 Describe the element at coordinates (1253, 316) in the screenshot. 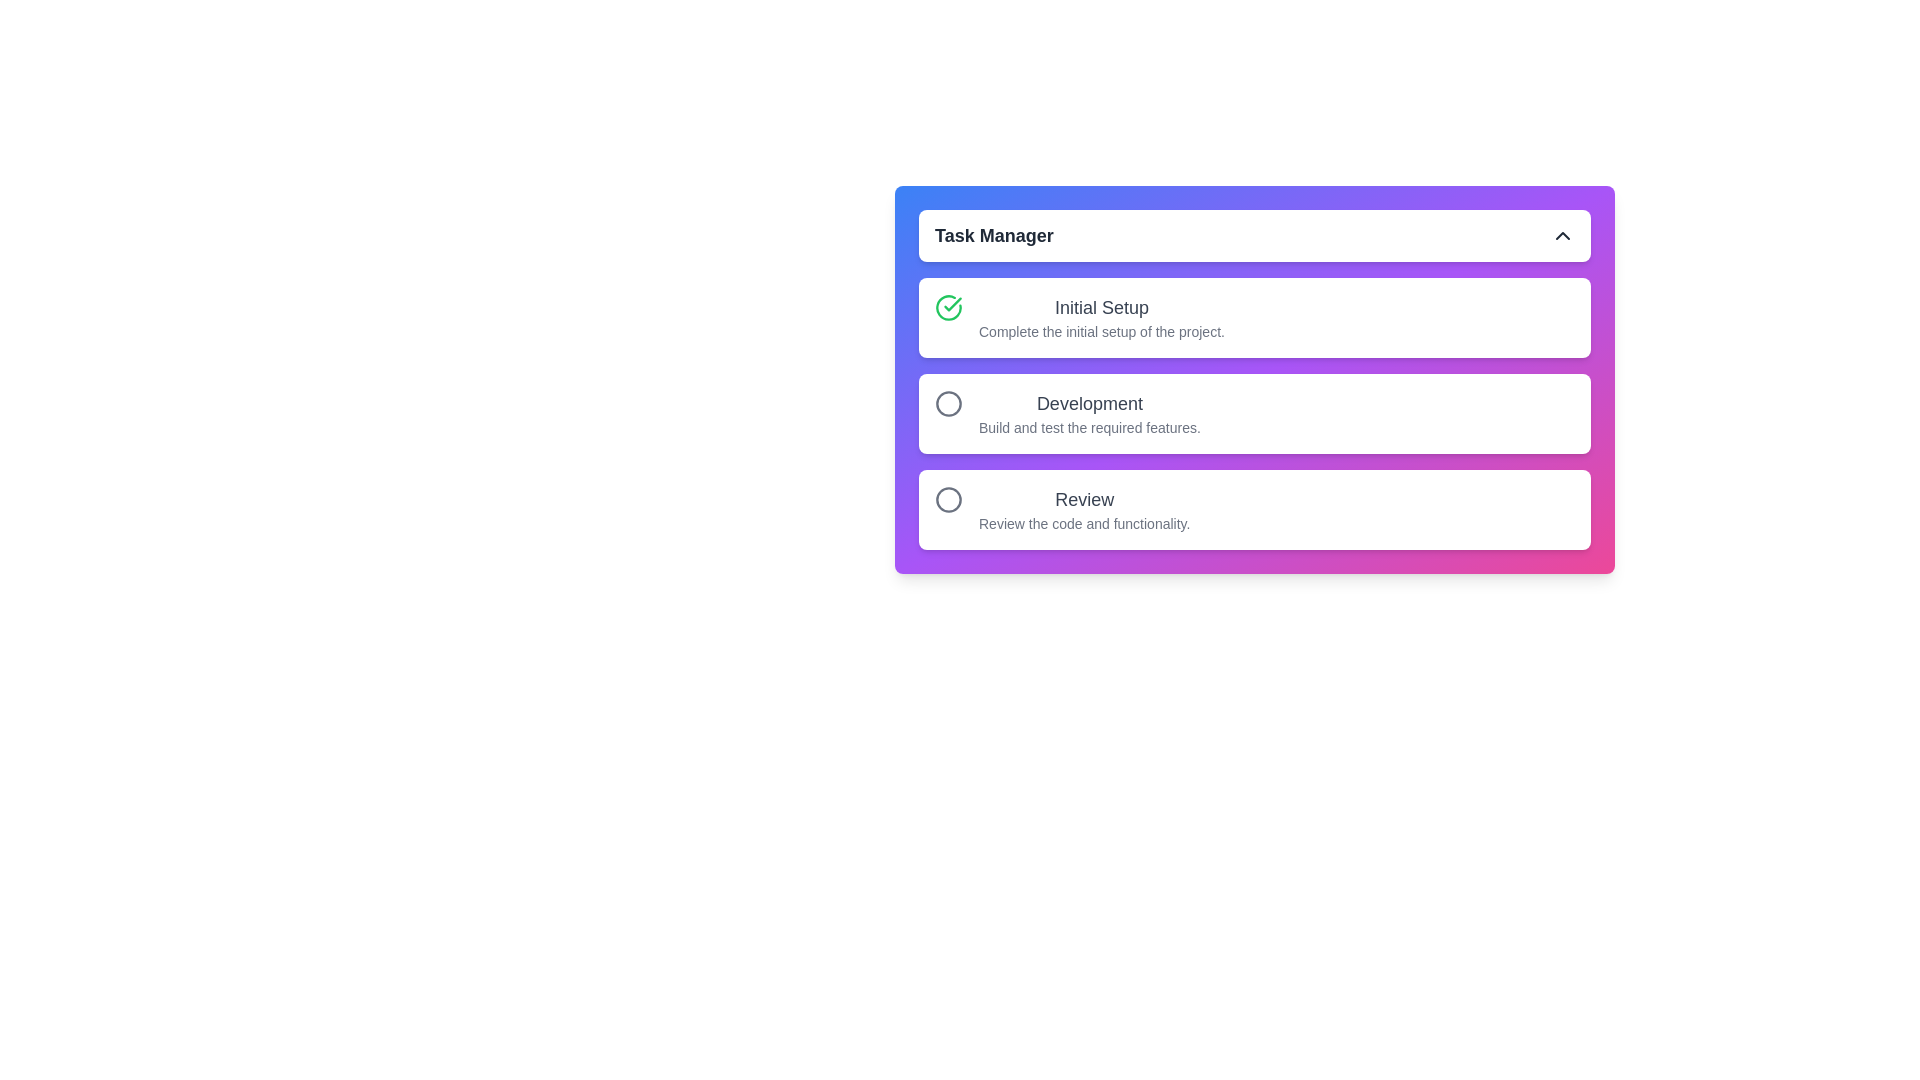

I see `the task item corresponding to Initial Setup` at that location.